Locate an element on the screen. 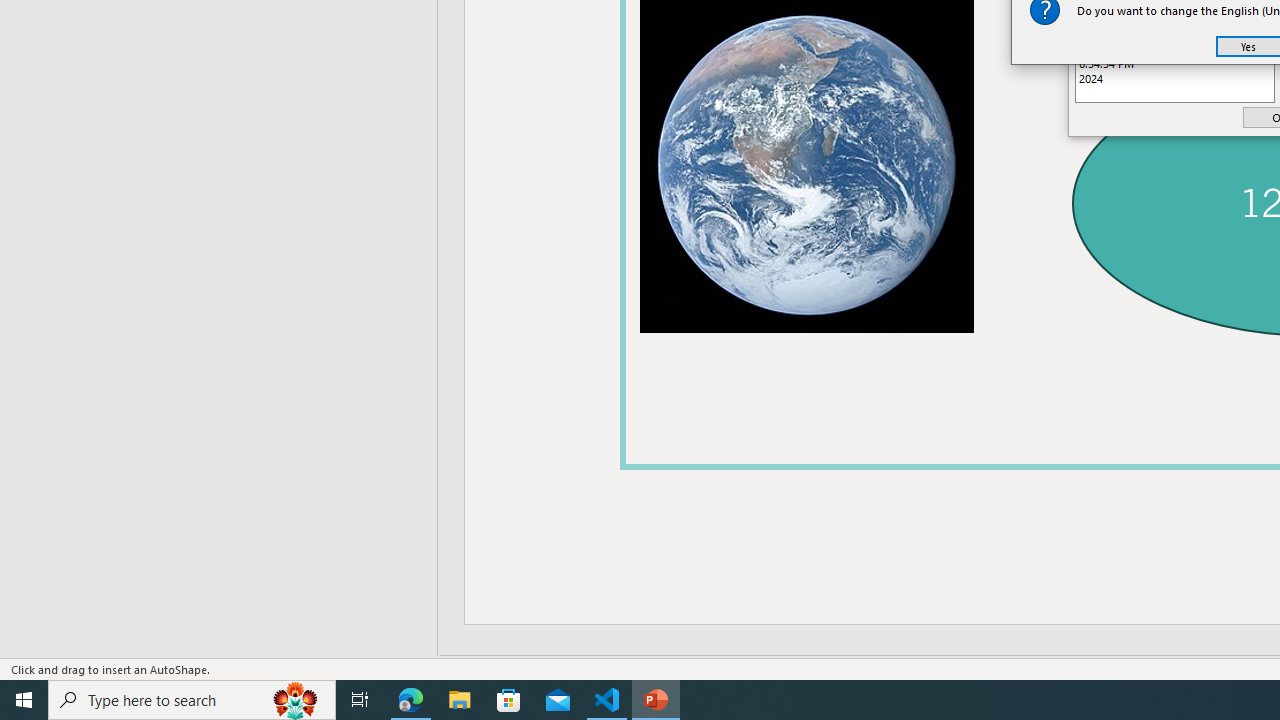 This screenshot has width=1280, height=720. 'File Explorer' is located at coordinates (459, 698).